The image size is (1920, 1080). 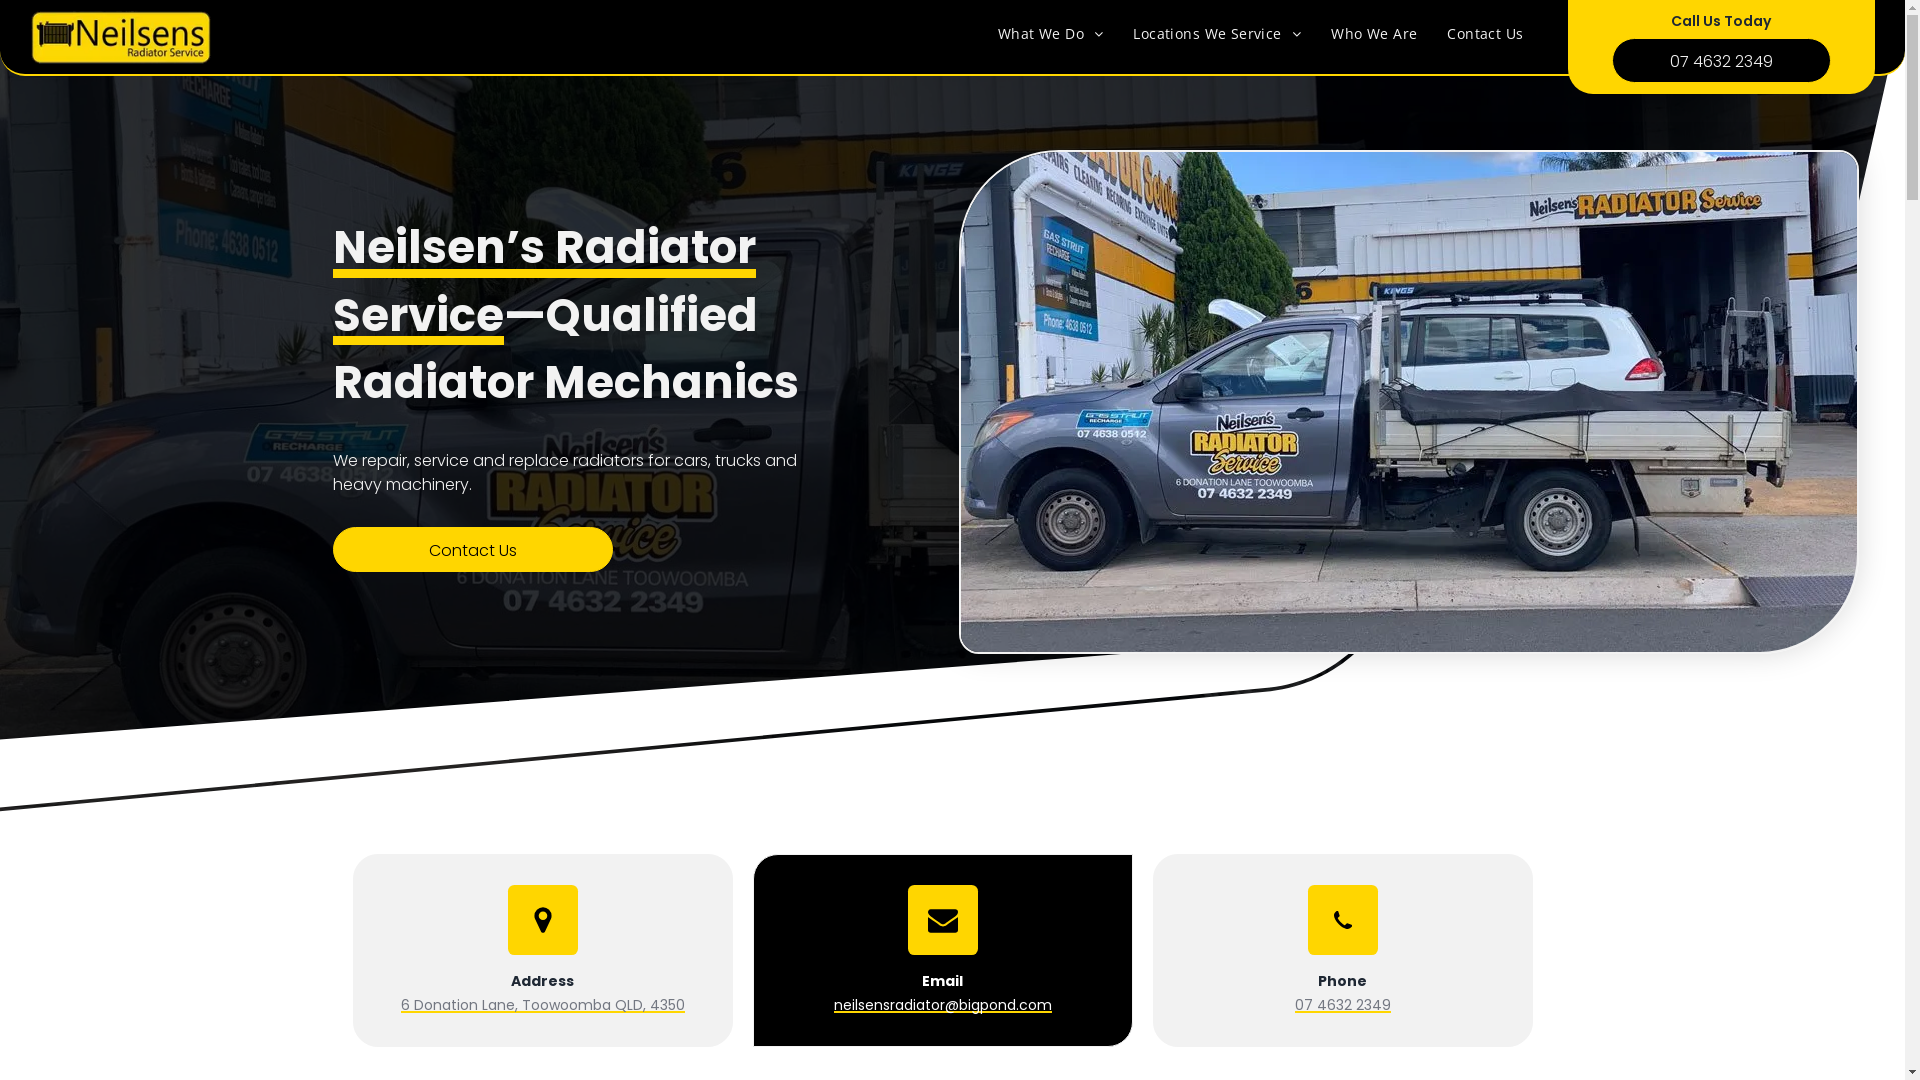 I want to click on 'Email Icon', so click(x=941, y=920).